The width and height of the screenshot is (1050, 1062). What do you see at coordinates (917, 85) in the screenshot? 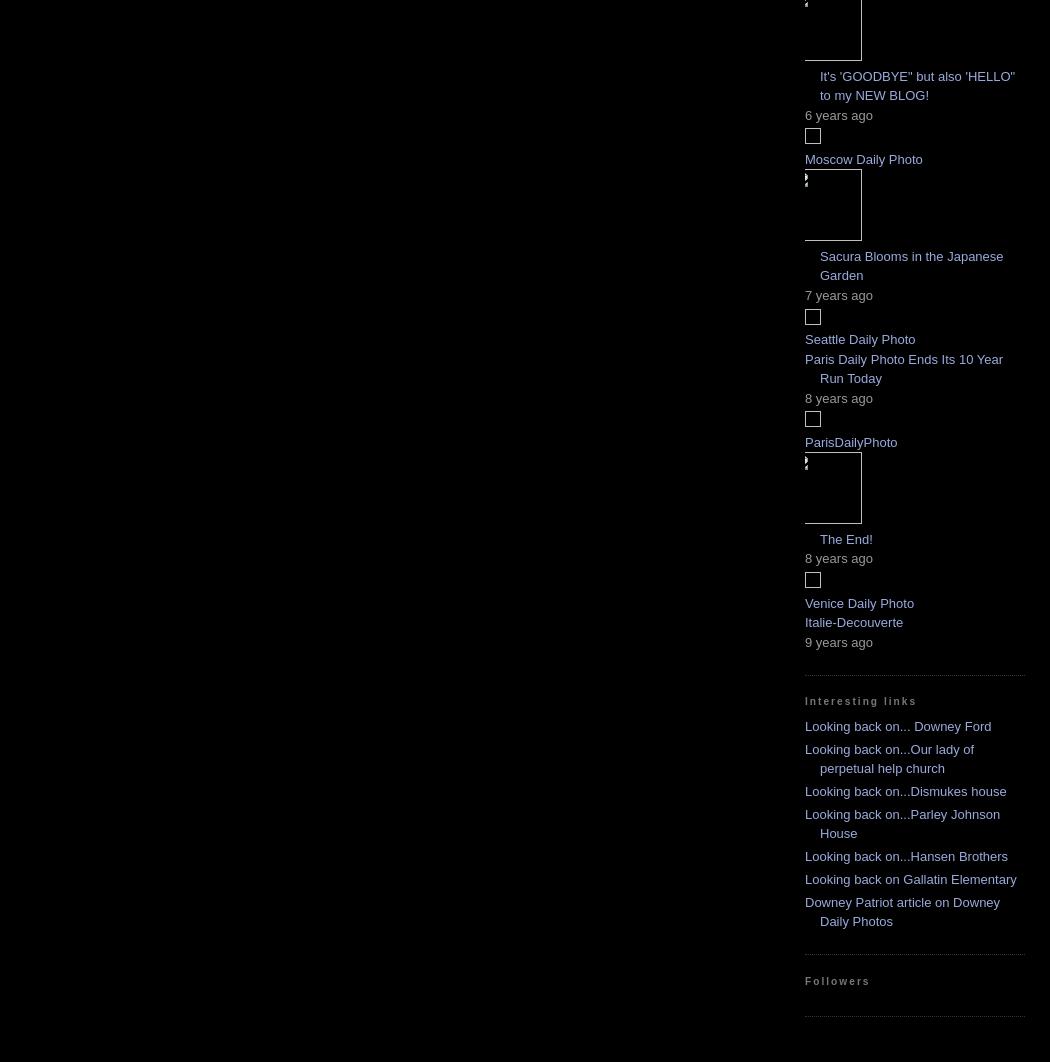
I see `'It's 'GOODBYE" but also 'HELLO" to my NEW BLOG!'` at bounding box center [917, 85].